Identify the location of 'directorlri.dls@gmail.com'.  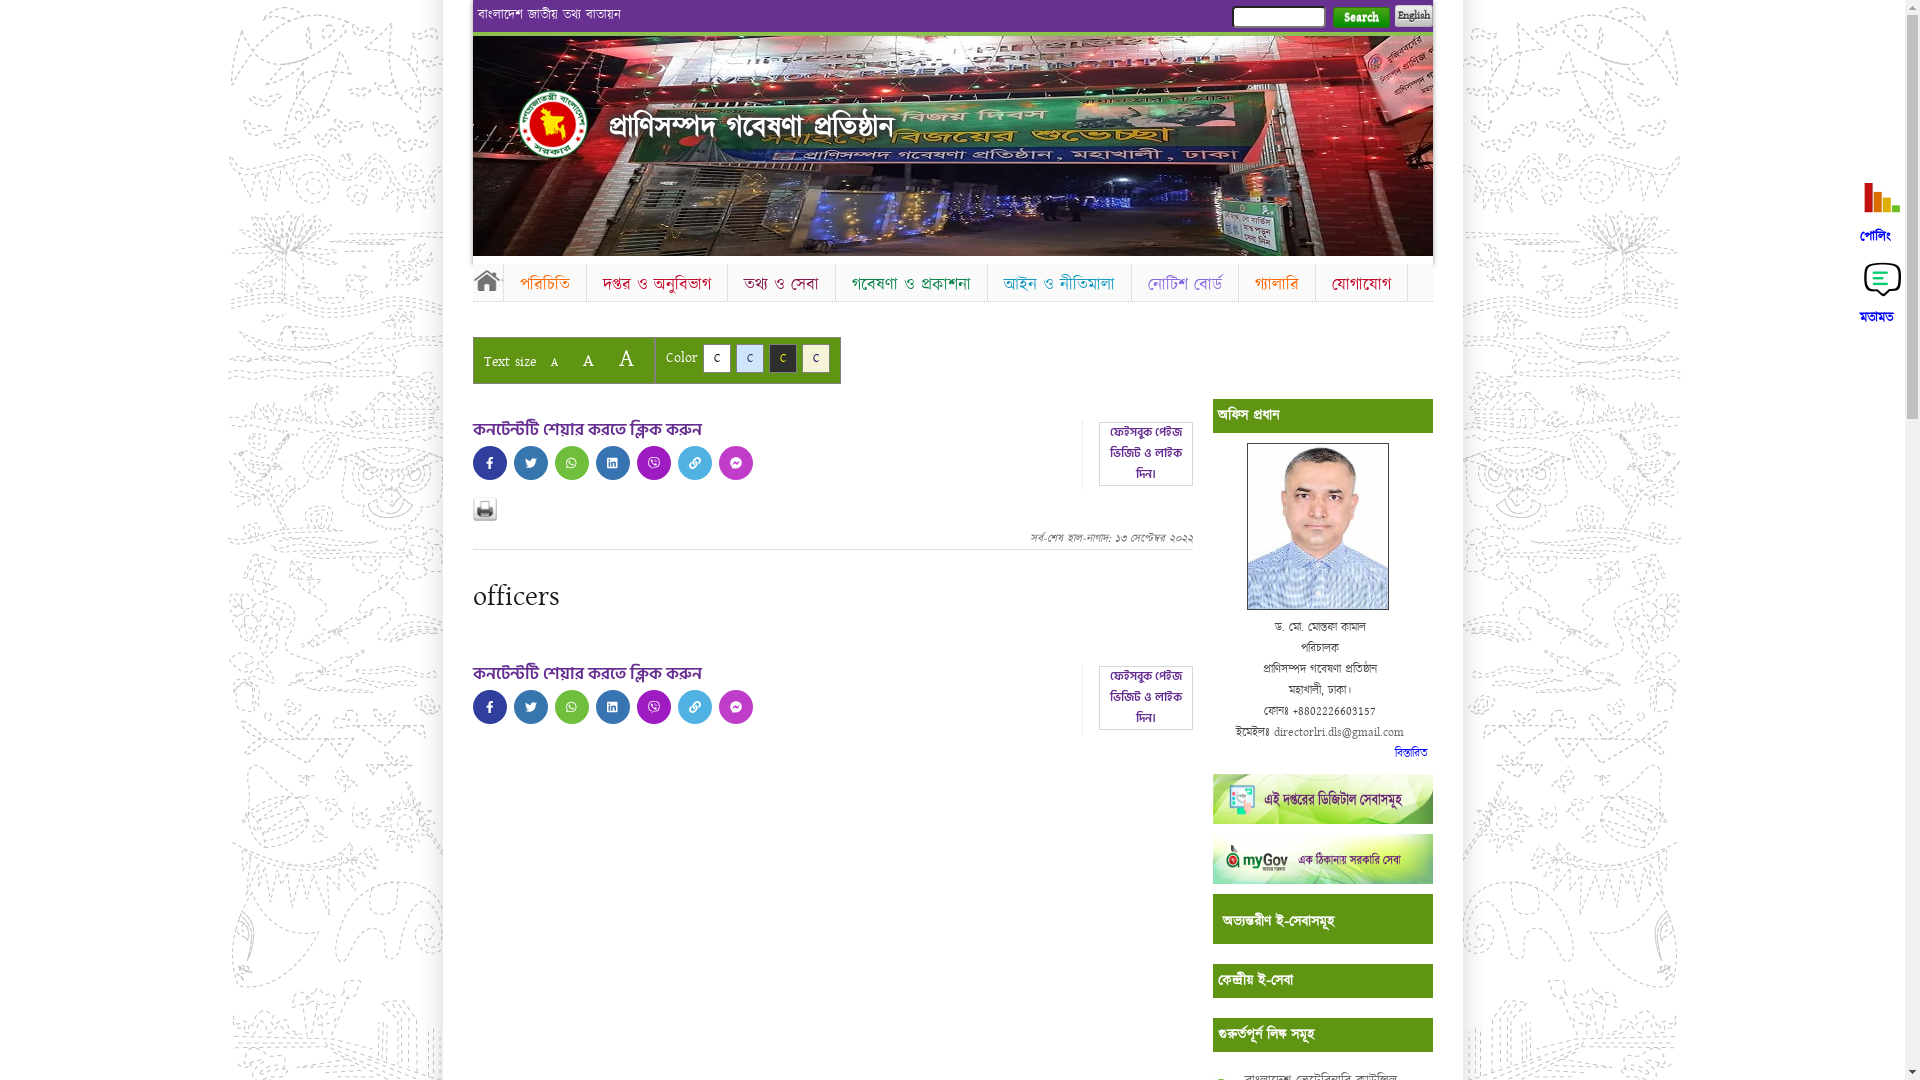
(1272, 732).